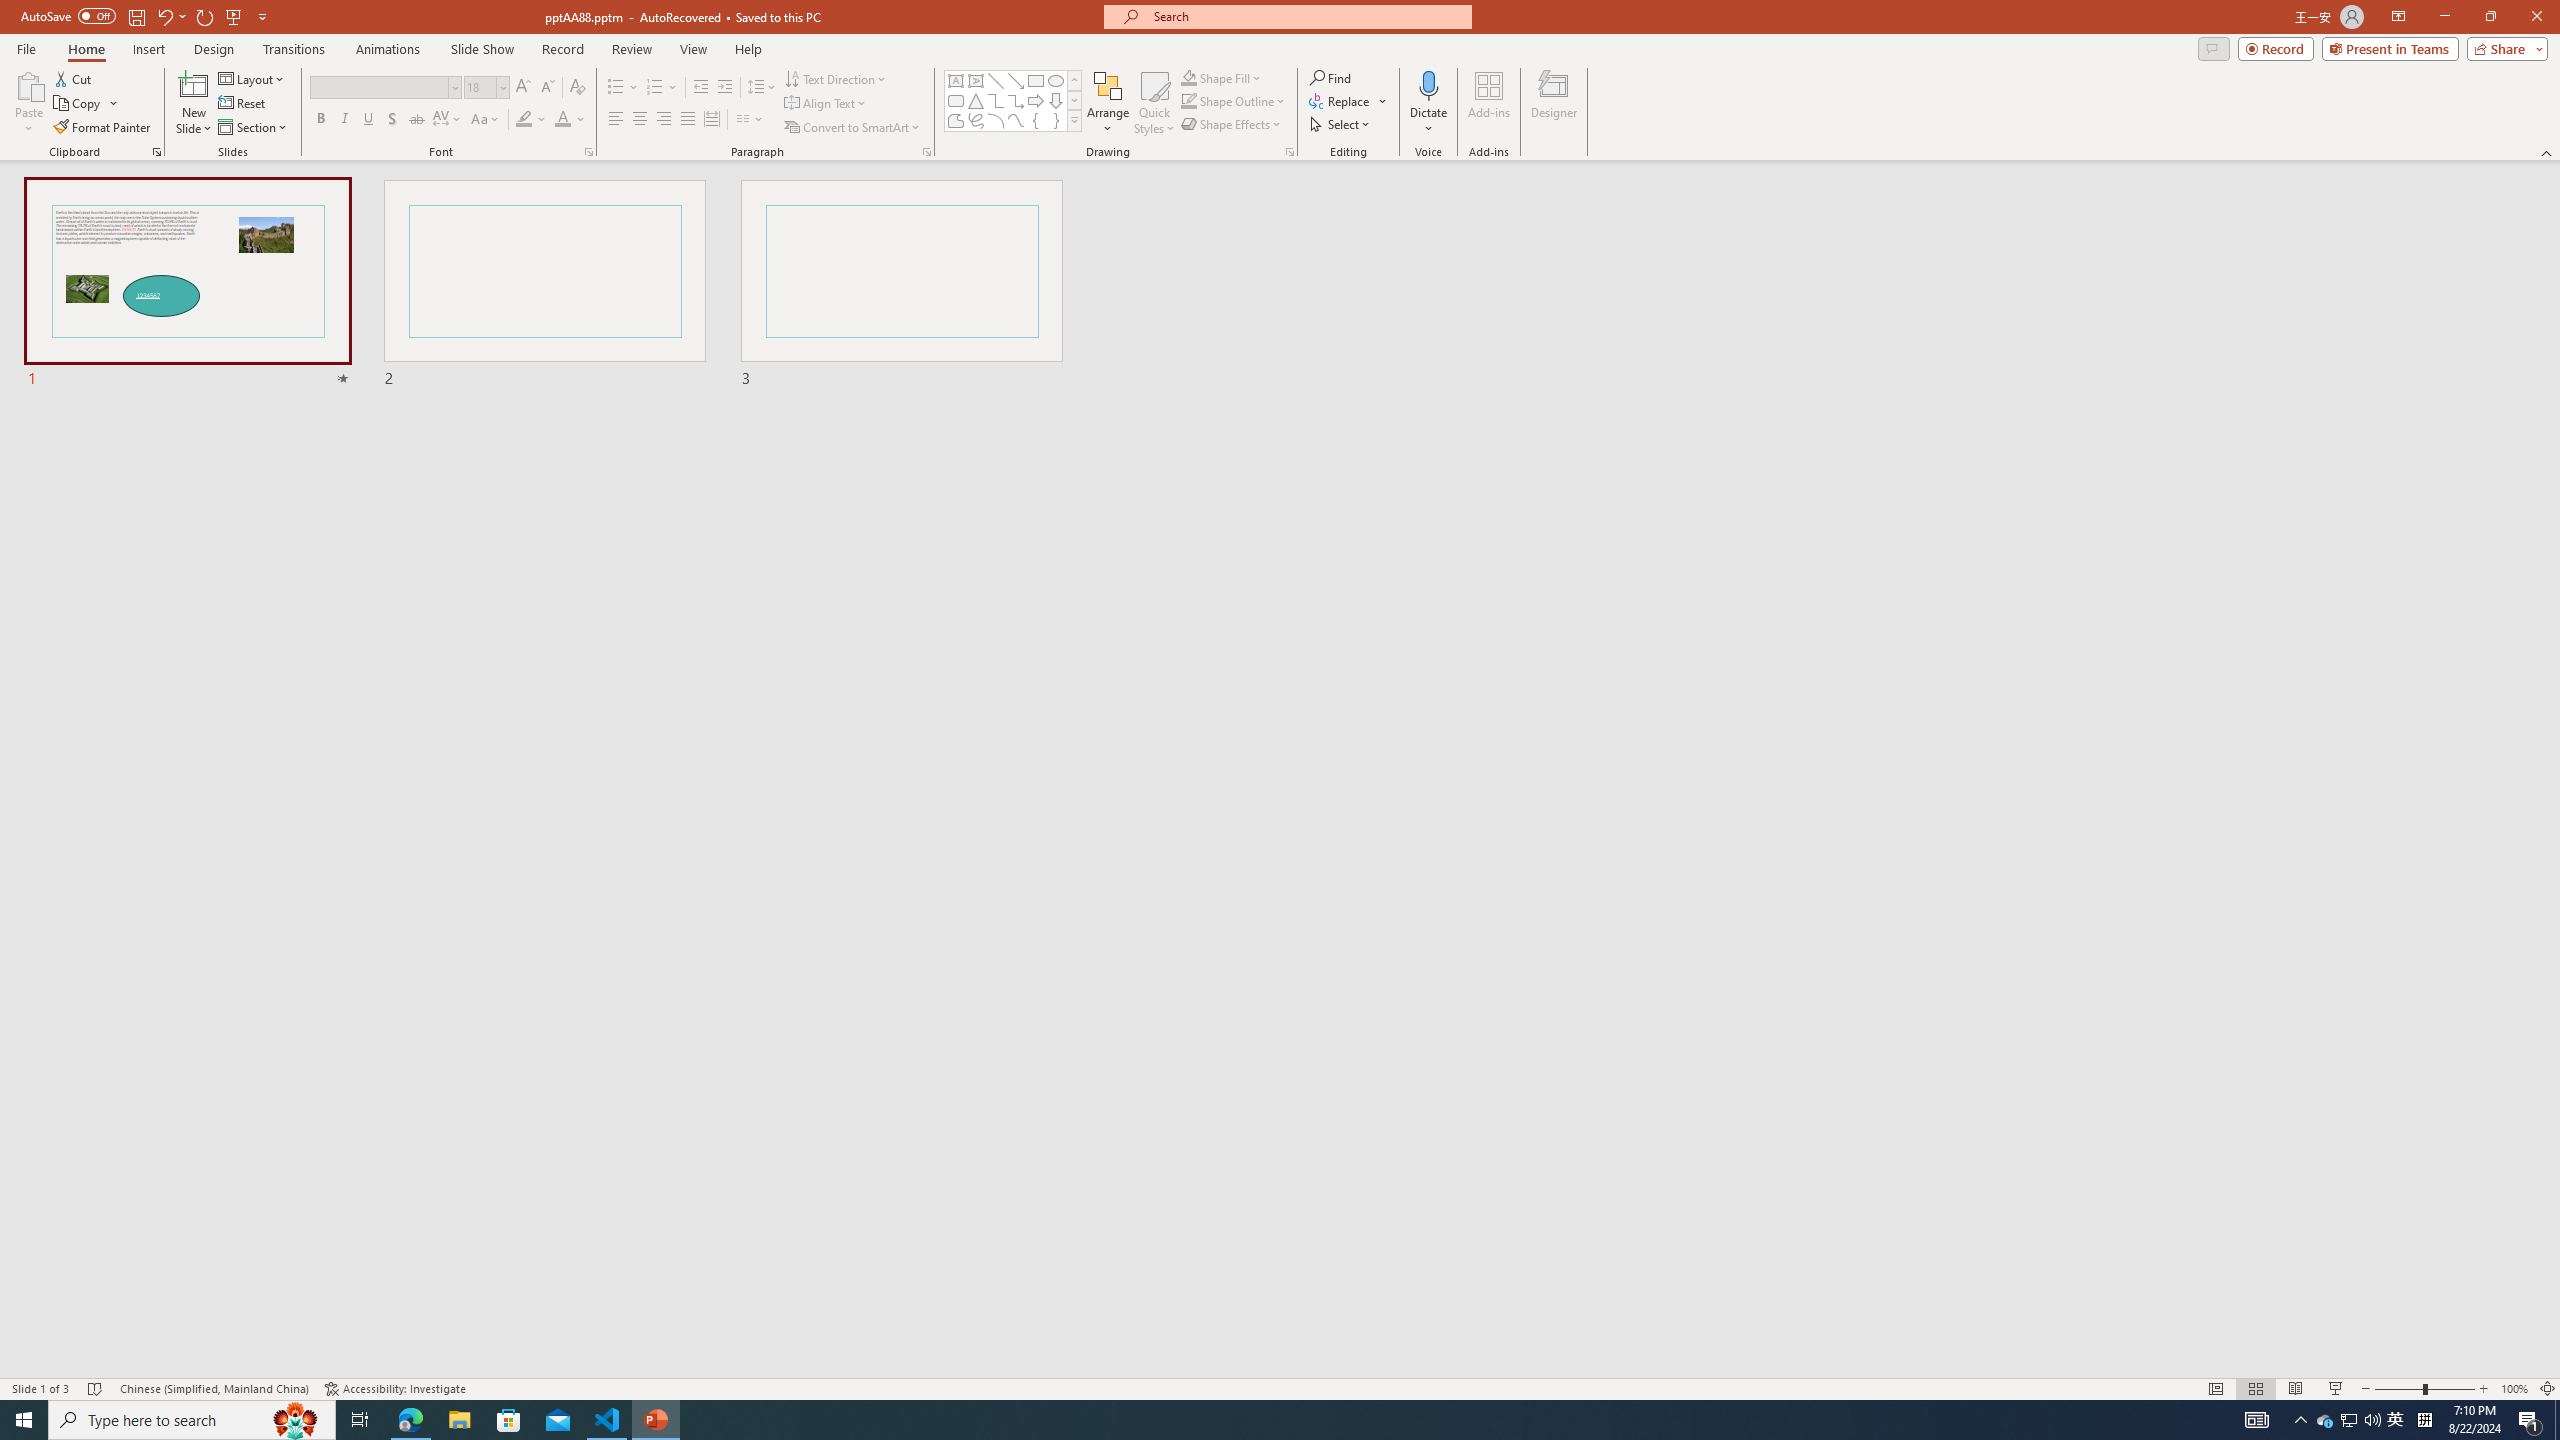  Describe the element at coordinates (1035, 80) in the screenshot. I see `'Rectangle'` at that location.